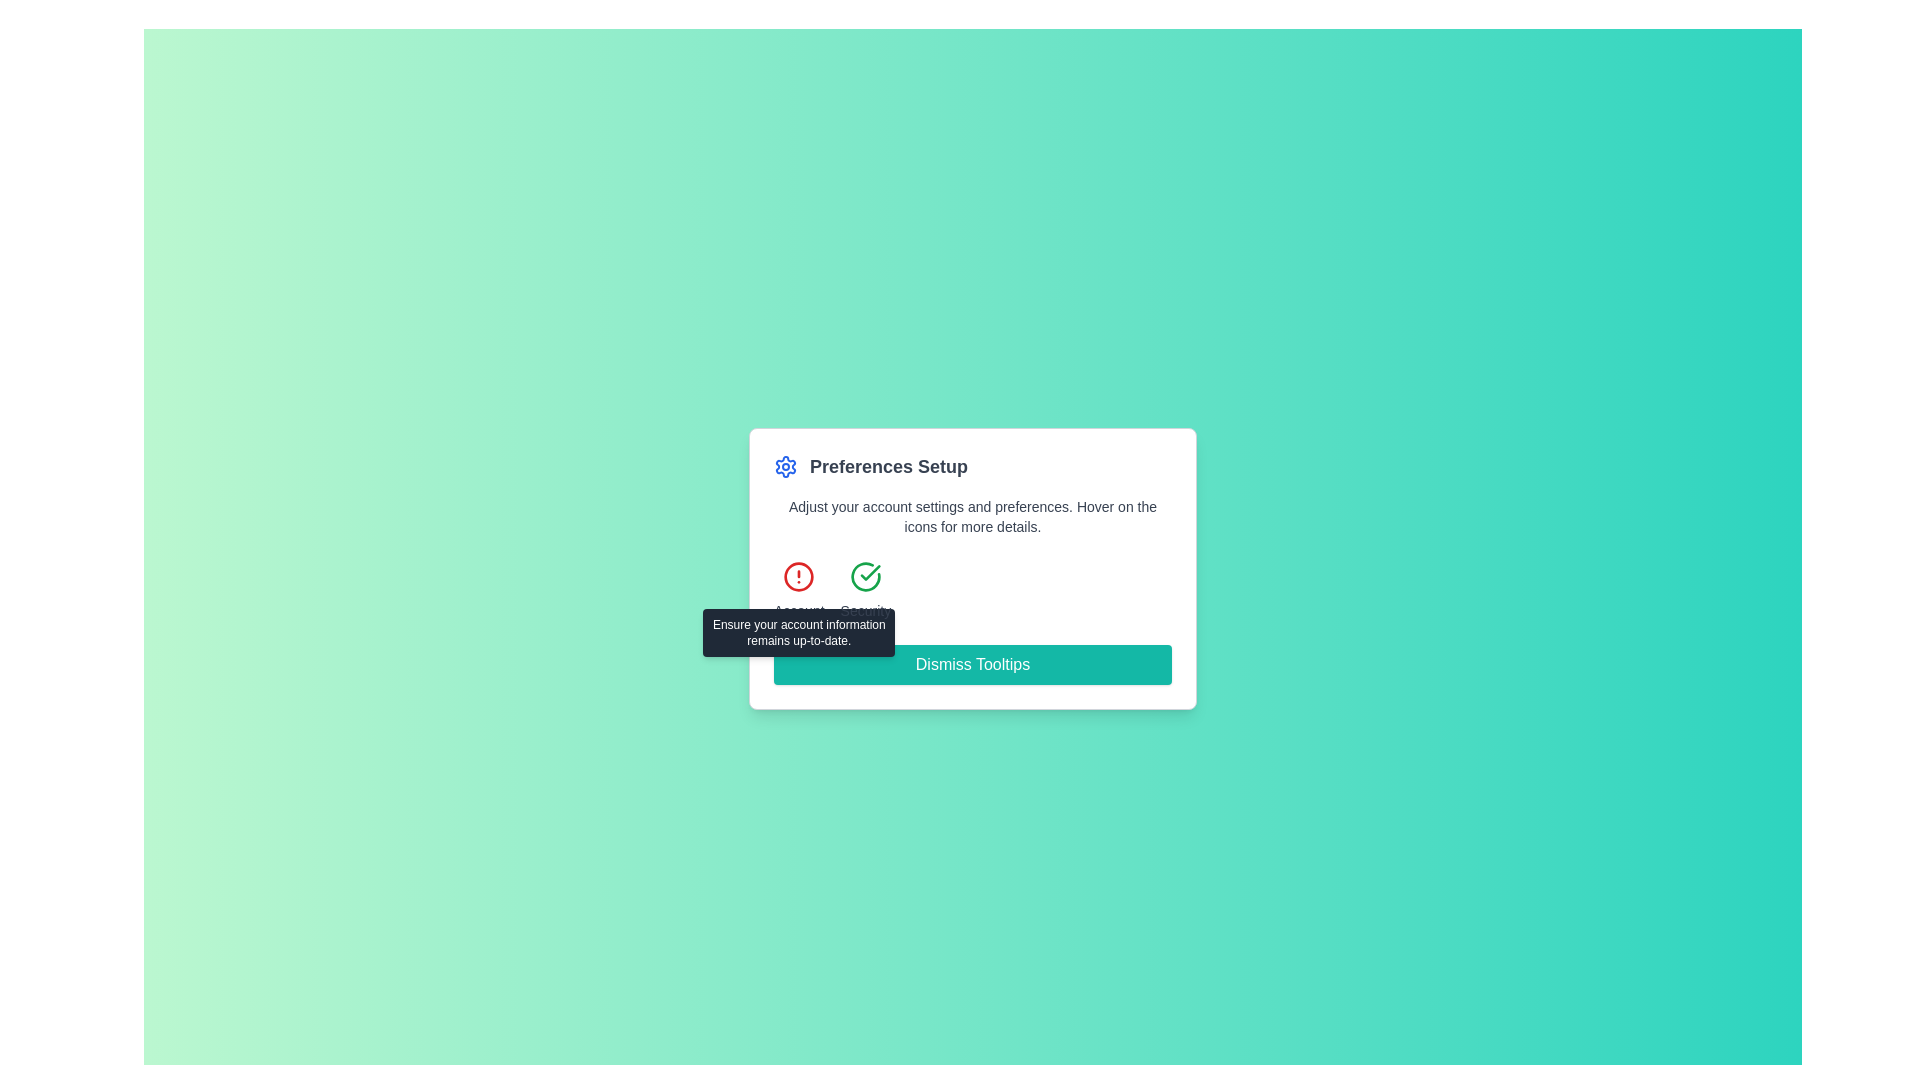  Describe the element at coordinates (973, 569) in the screenshot. I see `the 'Dismiss Tooltips' button in the Preferences Setup dialog box` at that location.